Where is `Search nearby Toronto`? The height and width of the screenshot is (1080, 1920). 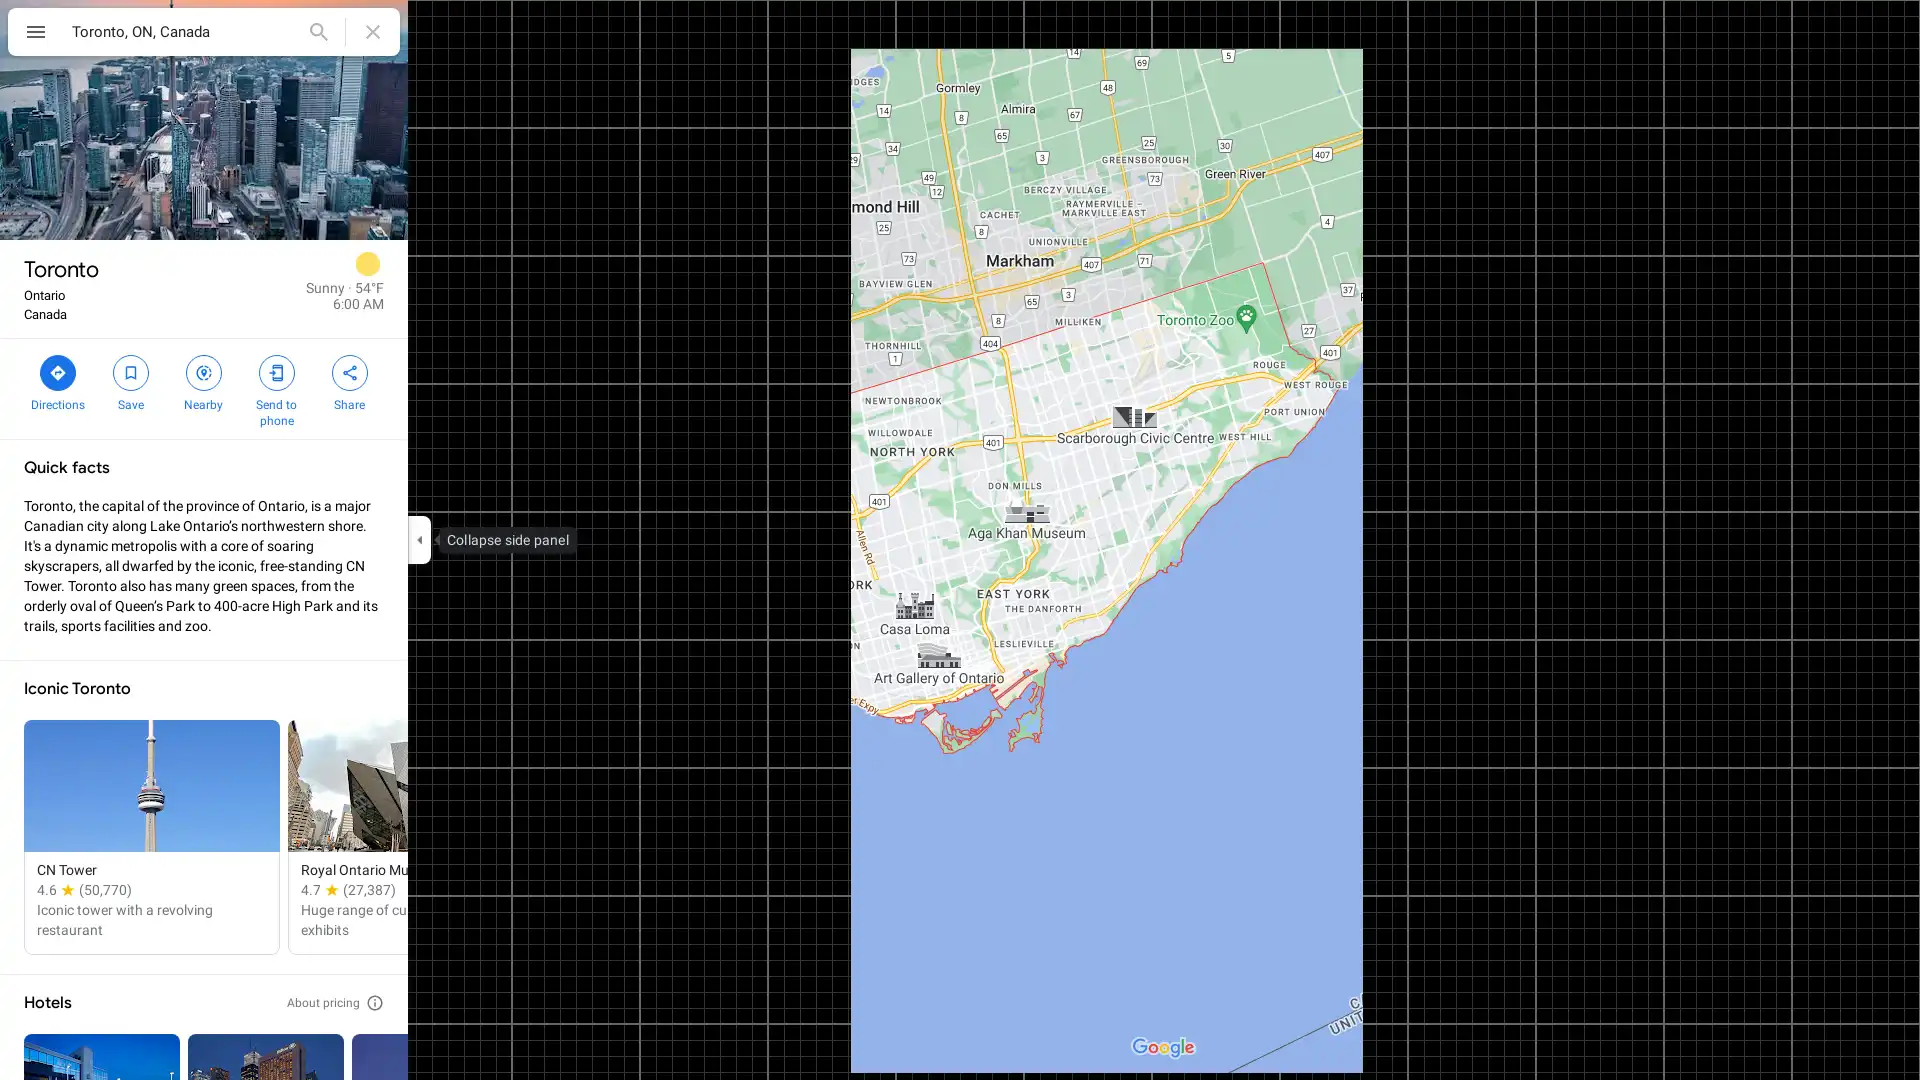
Search nearby Toronto is located at coordinates (203, 381).